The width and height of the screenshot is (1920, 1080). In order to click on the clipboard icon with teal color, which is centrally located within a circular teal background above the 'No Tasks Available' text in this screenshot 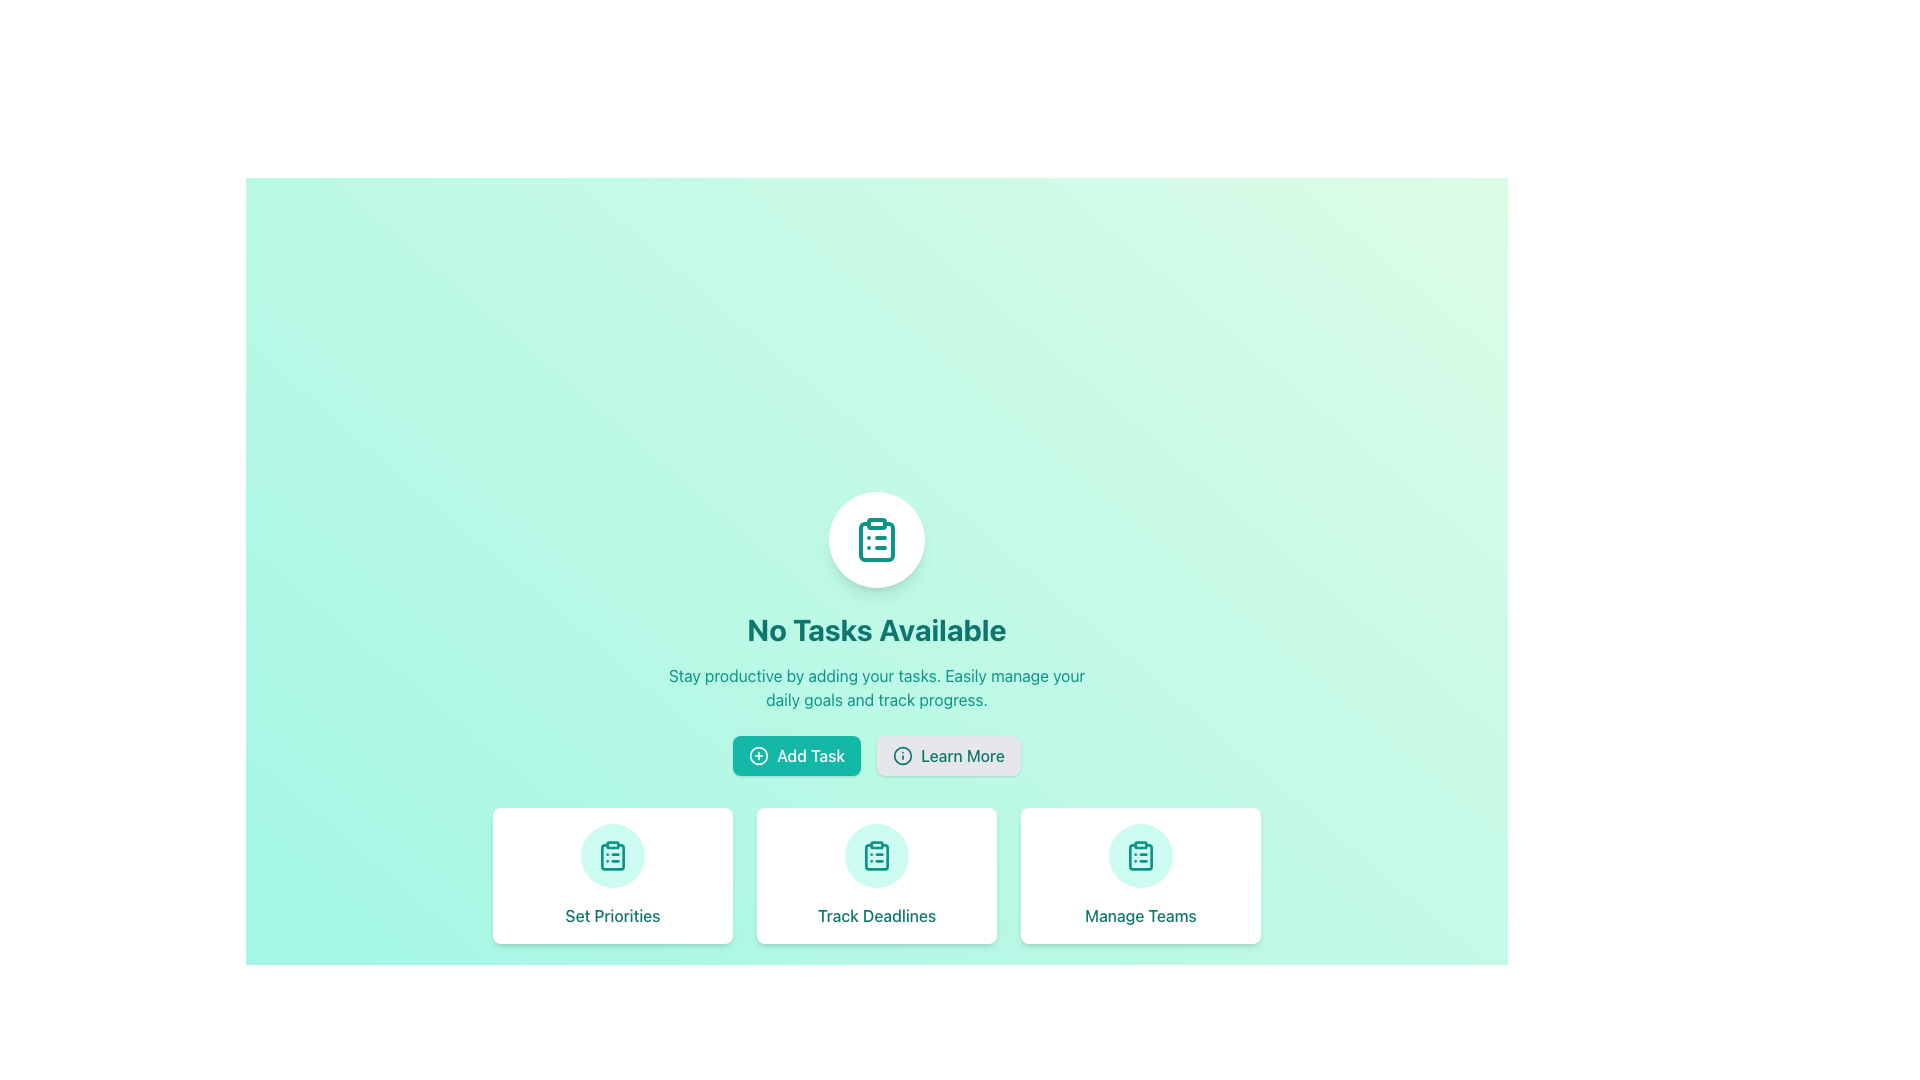, I will do `click(1141, 855)`.